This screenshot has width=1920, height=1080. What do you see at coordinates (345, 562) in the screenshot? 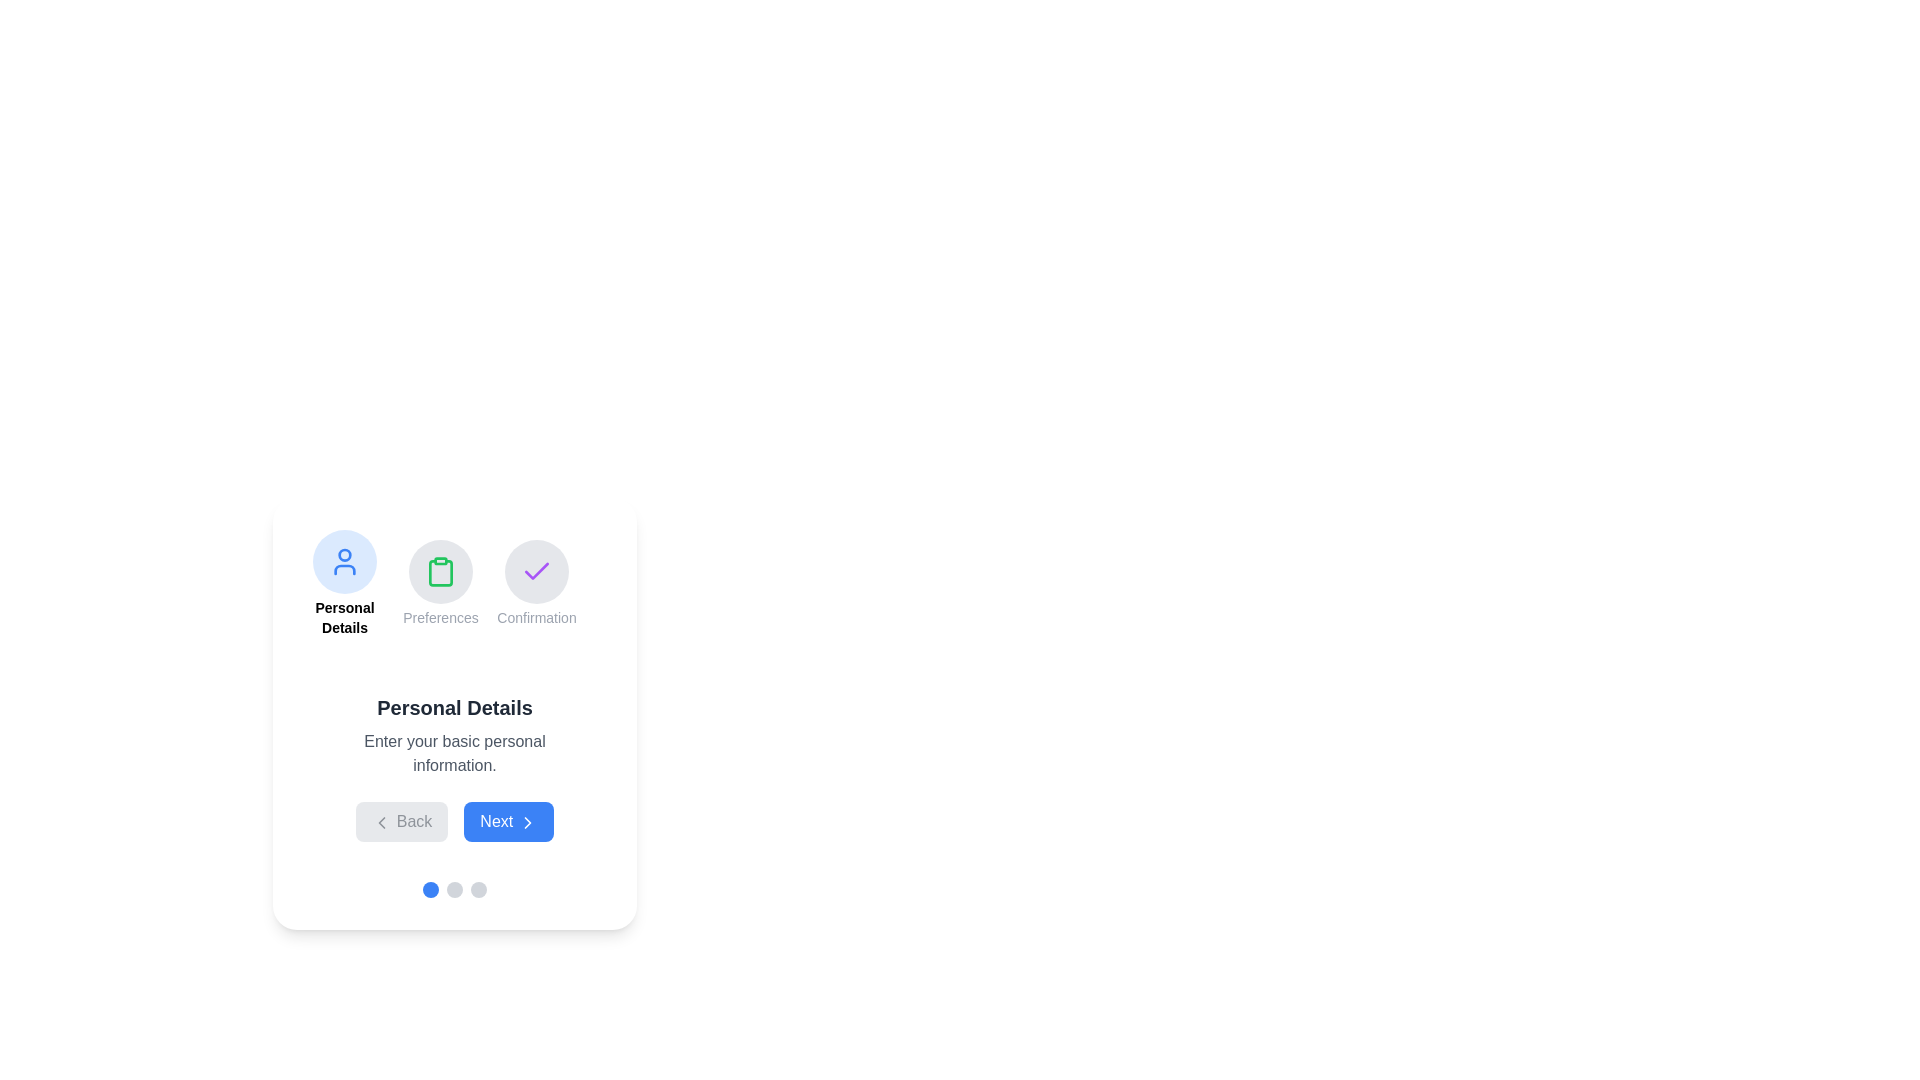
I see `the 'Personal Details' icon located at the top of the 'Personal Details' section, centered horizontally above the corresponding text label` at bounding box center [345, 562].